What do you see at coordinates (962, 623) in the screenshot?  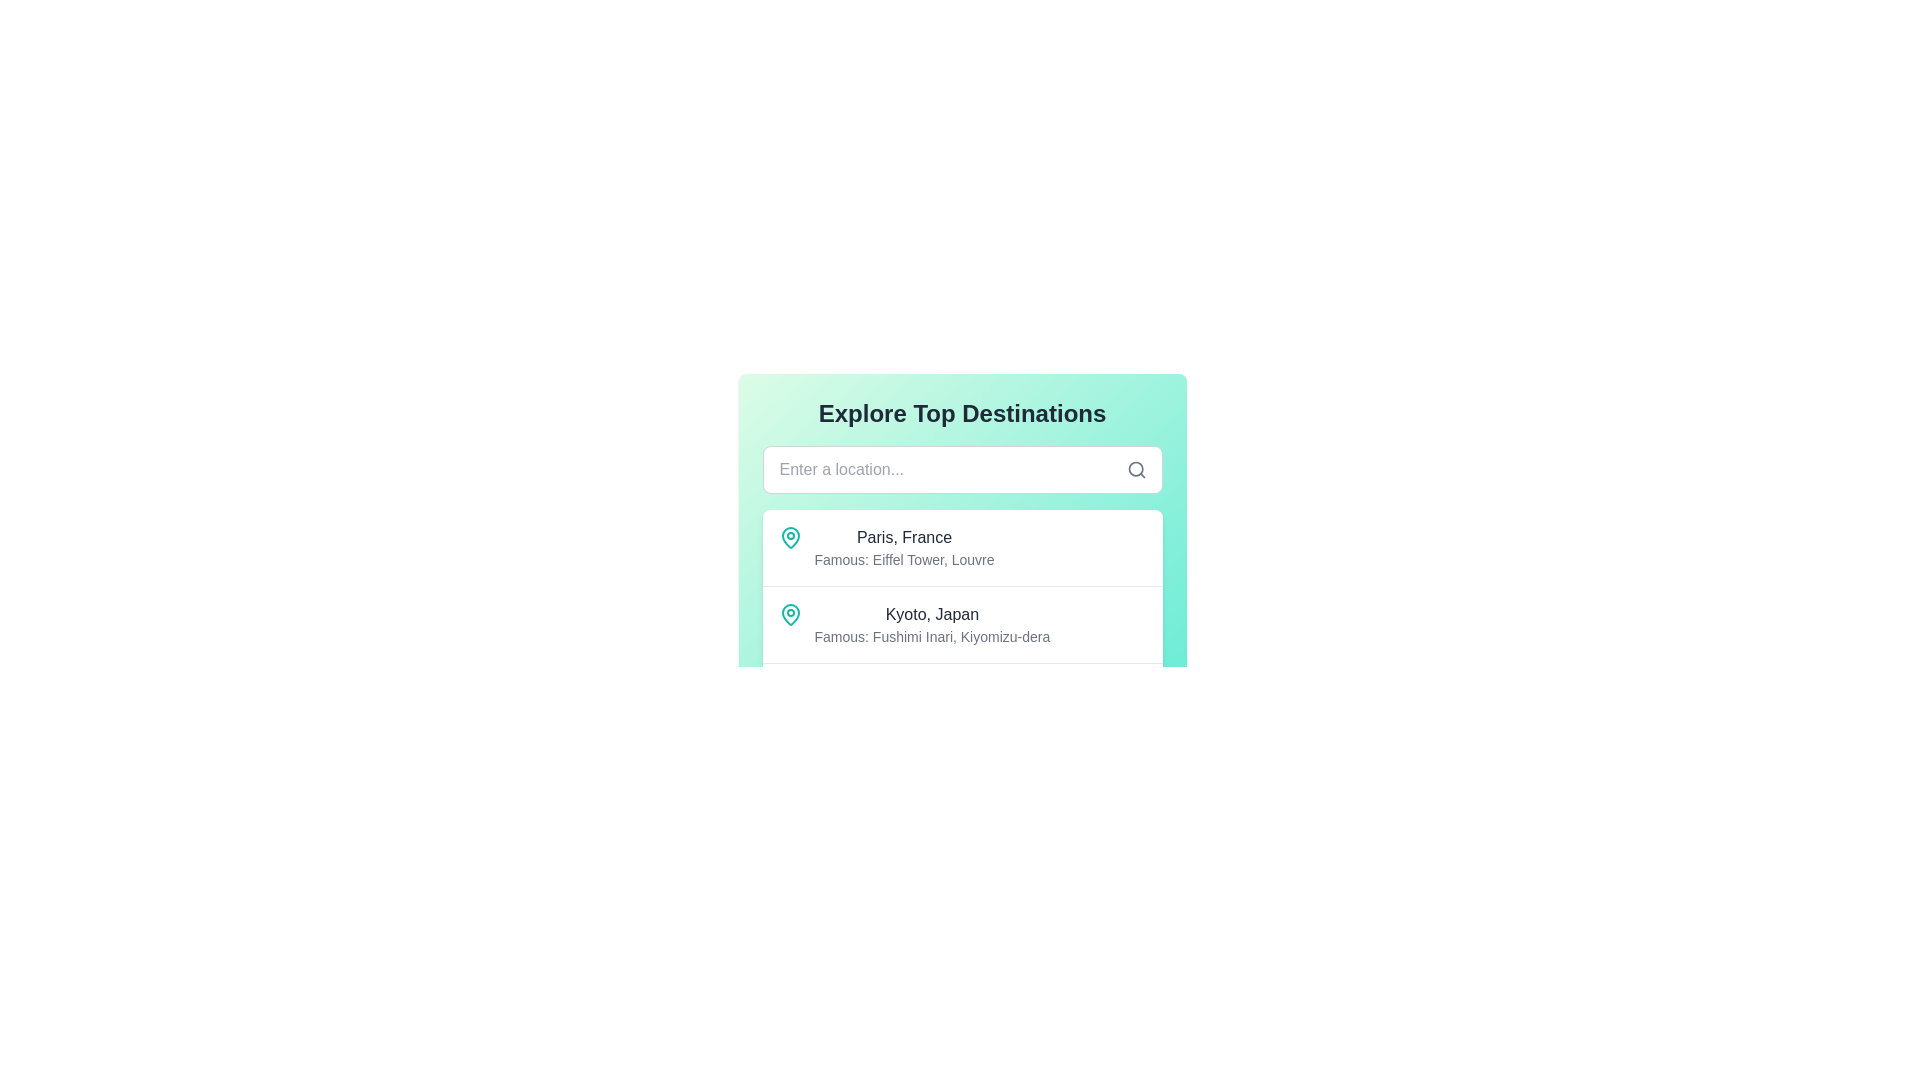 I see `the list item displaying 'Kyoto, Japan'` at bounding box center [962, 623].